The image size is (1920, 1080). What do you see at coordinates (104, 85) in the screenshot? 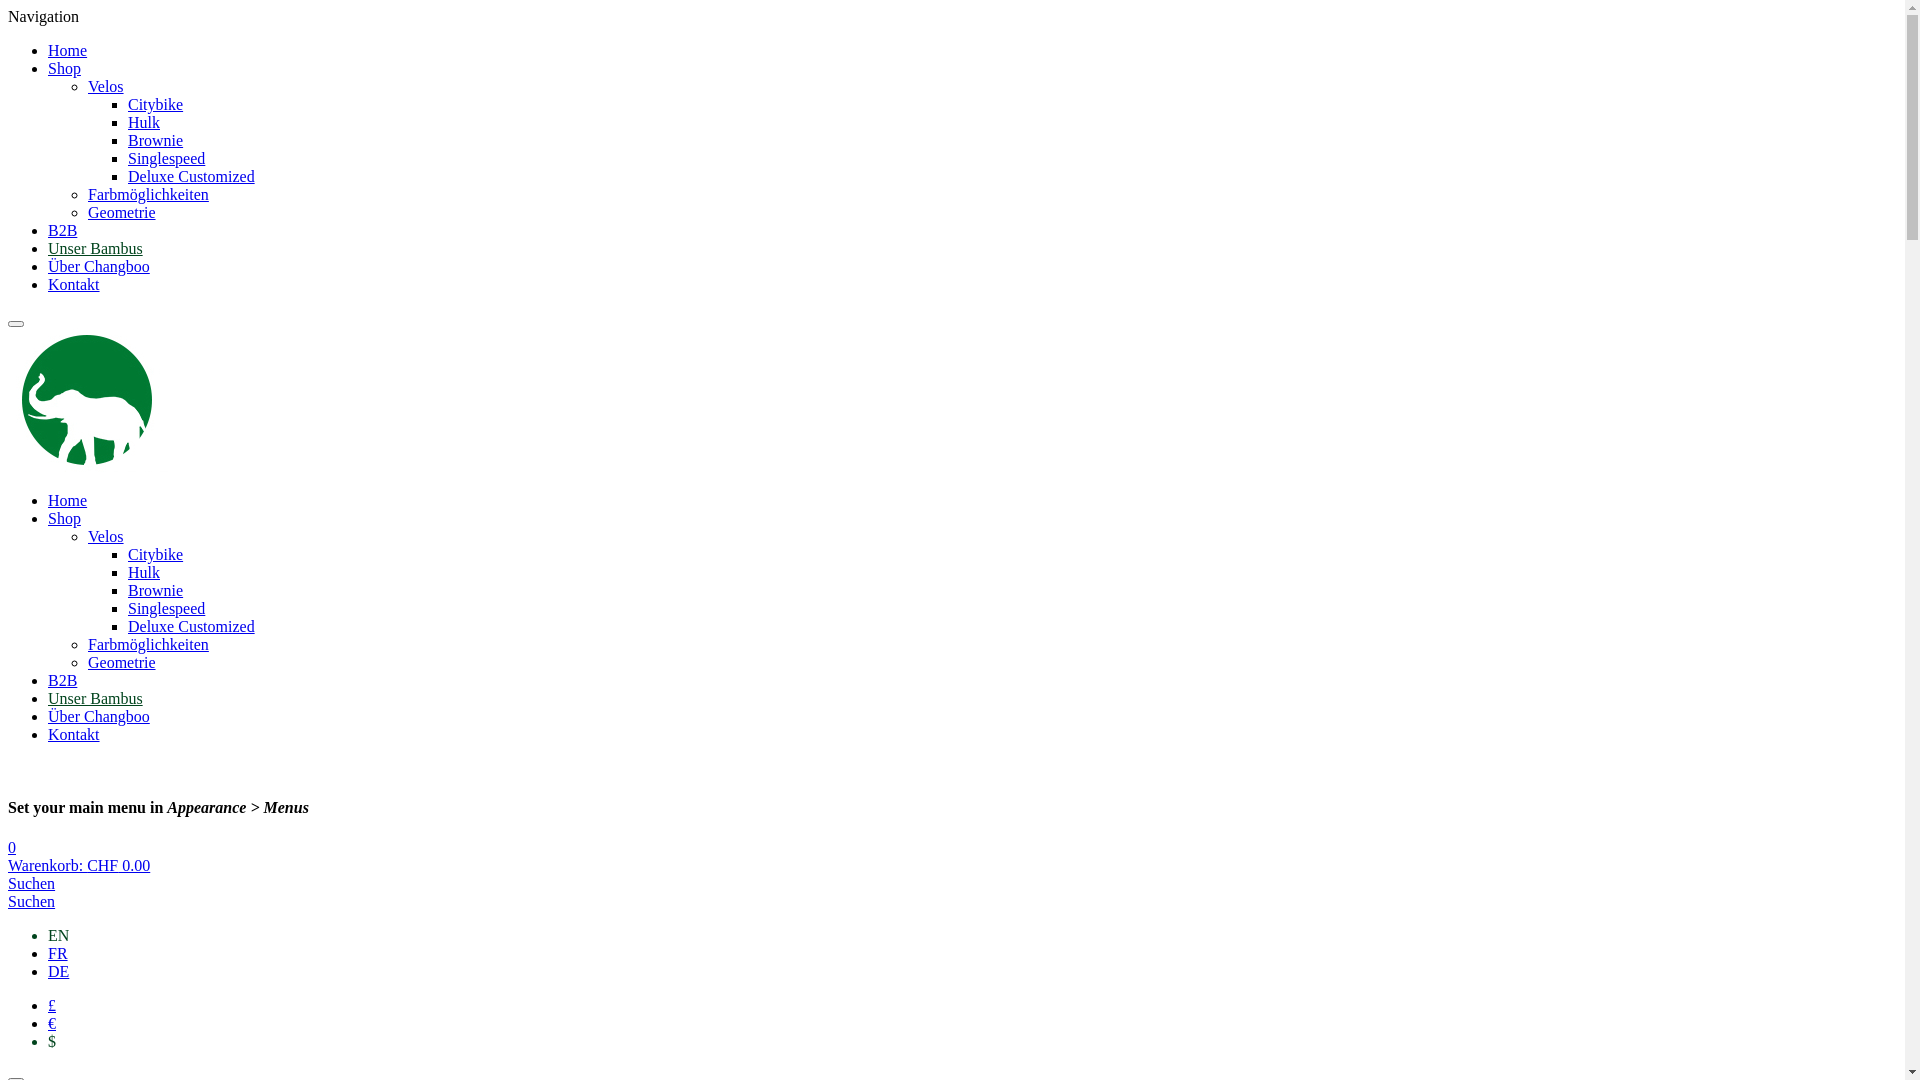
I see `'Velos'` at bounding box center [104, 85].